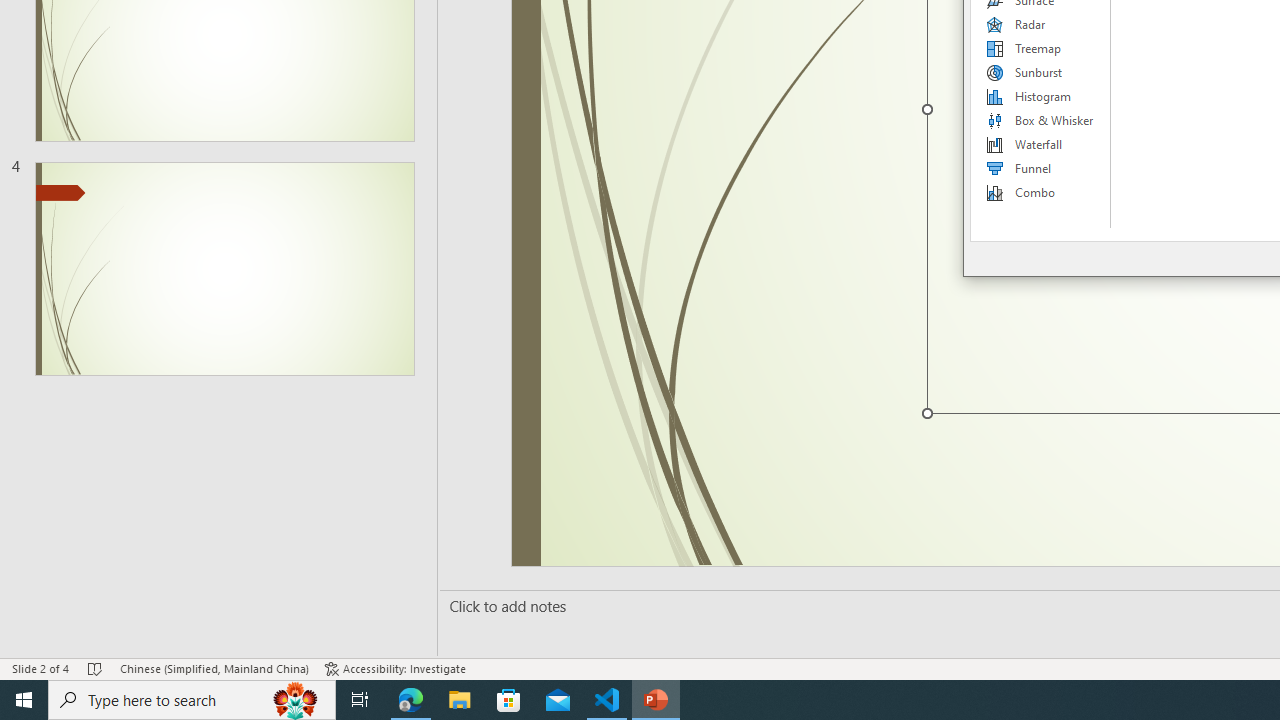 The height and width of the screenshot is (720, 1280). What do you see at coordinates (1040, 120) in the screenshot?
I see `'Box & Whisker'` at bounding box center [1040, 120].